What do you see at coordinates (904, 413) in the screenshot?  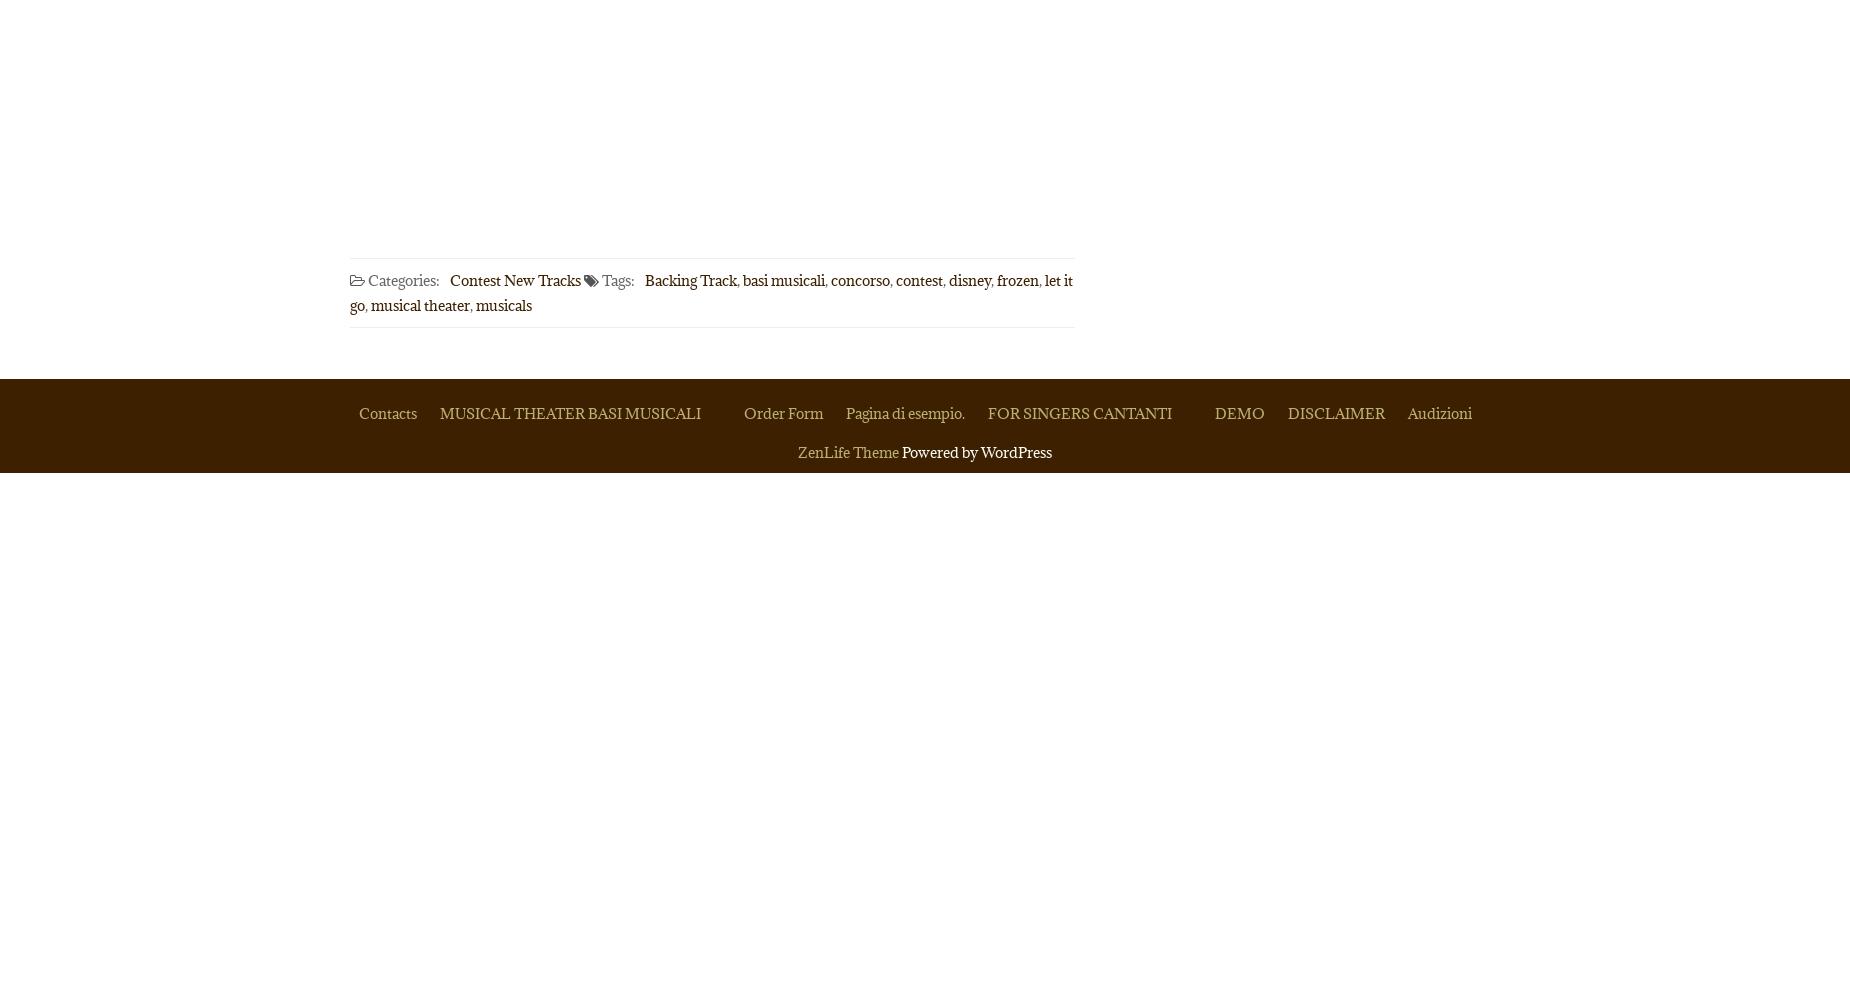 I see `'Pagina di esempio.'` at bounding box center [904, 413].